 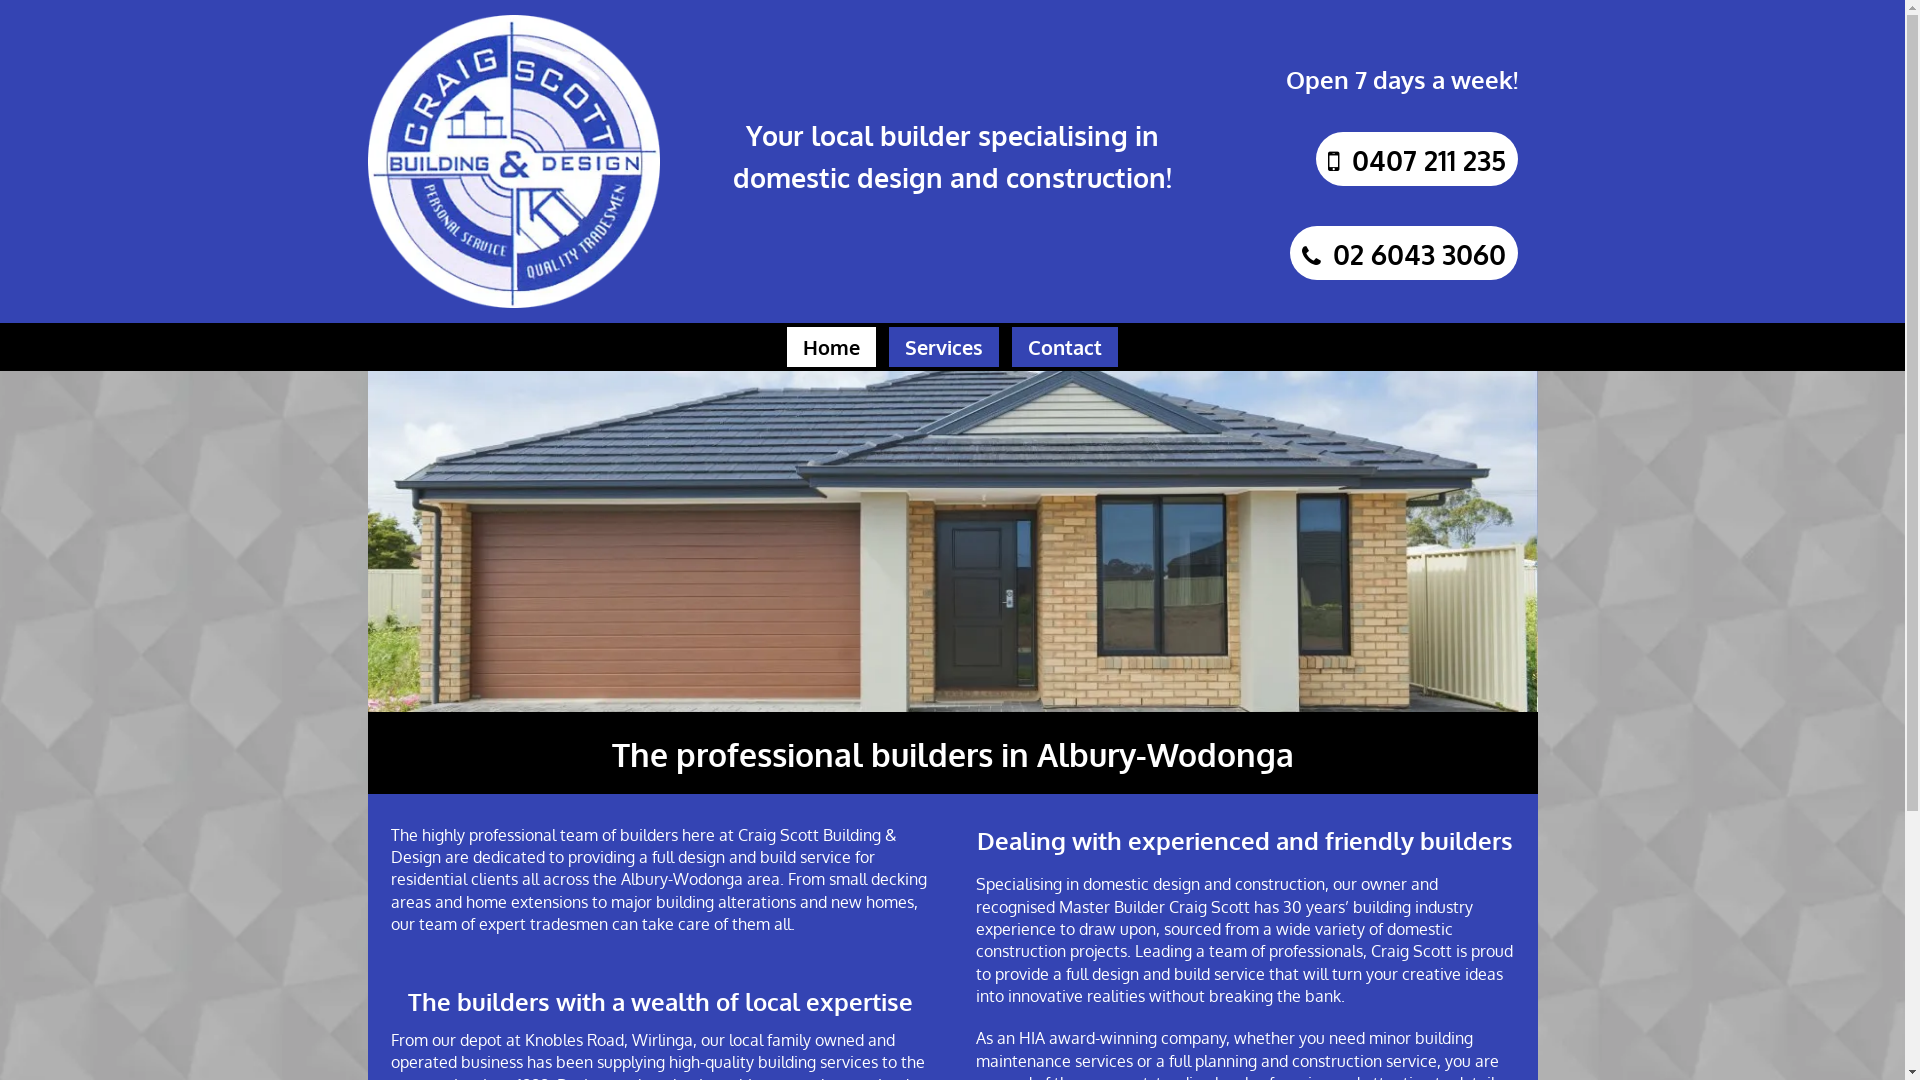 What do you see at coordinates (1064, 345) in the screenshot?
I see `'Contact'` at bounding box center [1064, 345].